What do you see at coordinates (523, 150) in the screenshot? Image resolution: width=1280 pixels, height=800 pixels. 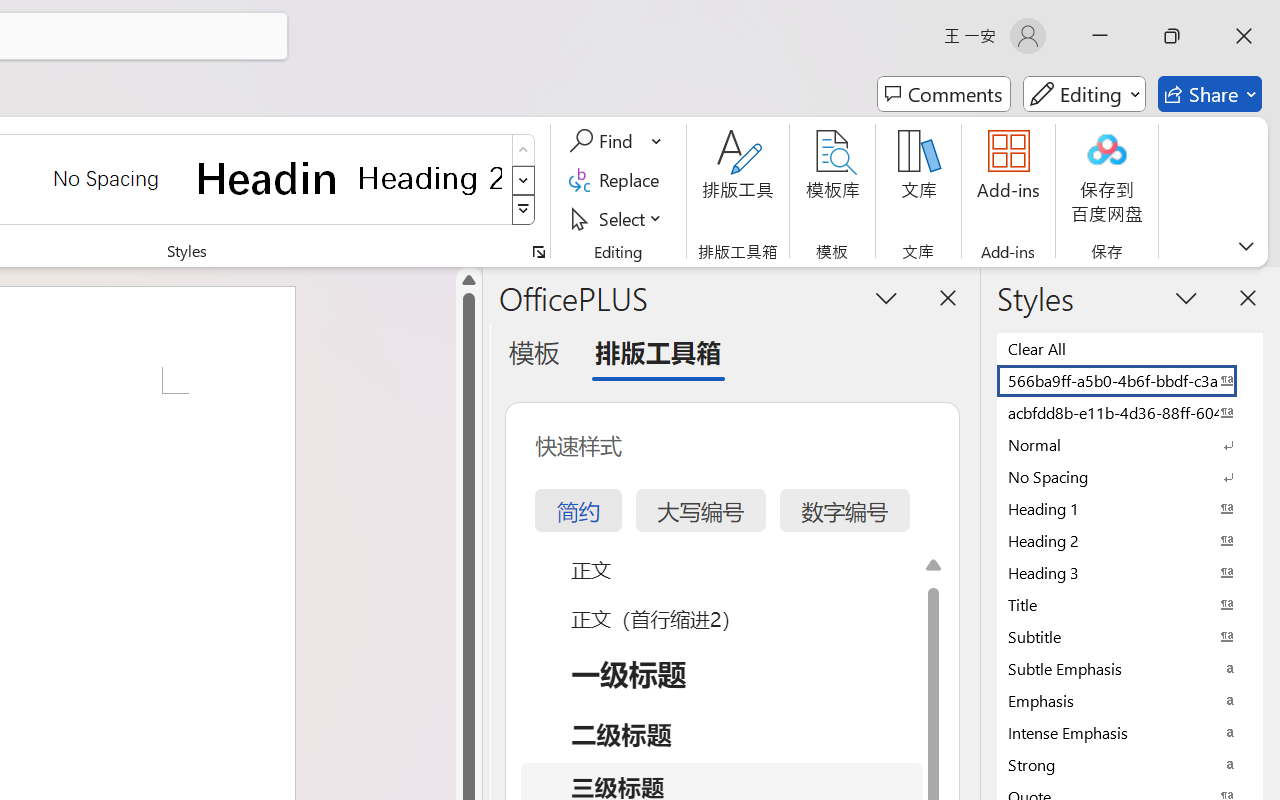 I see `'Row up'` at bounding box center [523, 150].